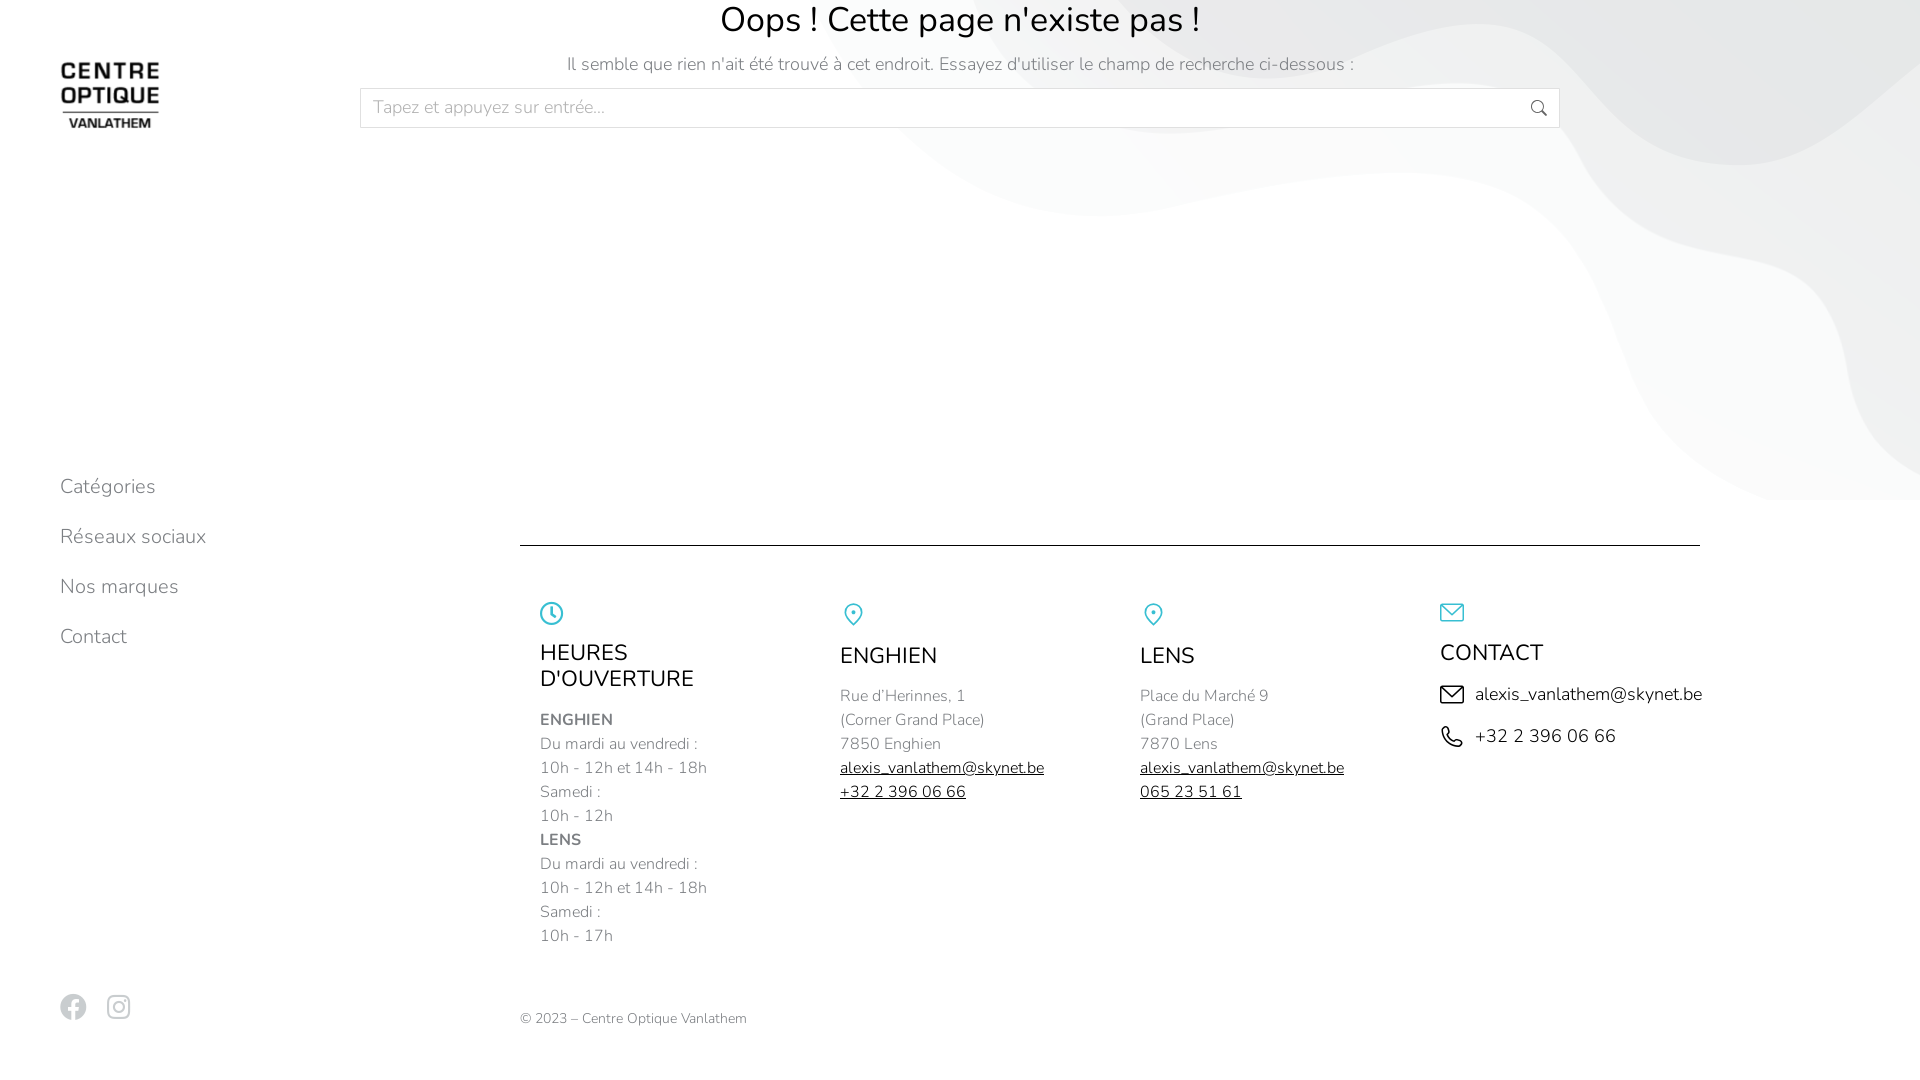 Image resolution: width=1920 pixels, height=1080 pixels. Describe the element at coordinates (940, 766) in the screenshot. I see `'alexis_vanlathem@skynet.be'` at that location.